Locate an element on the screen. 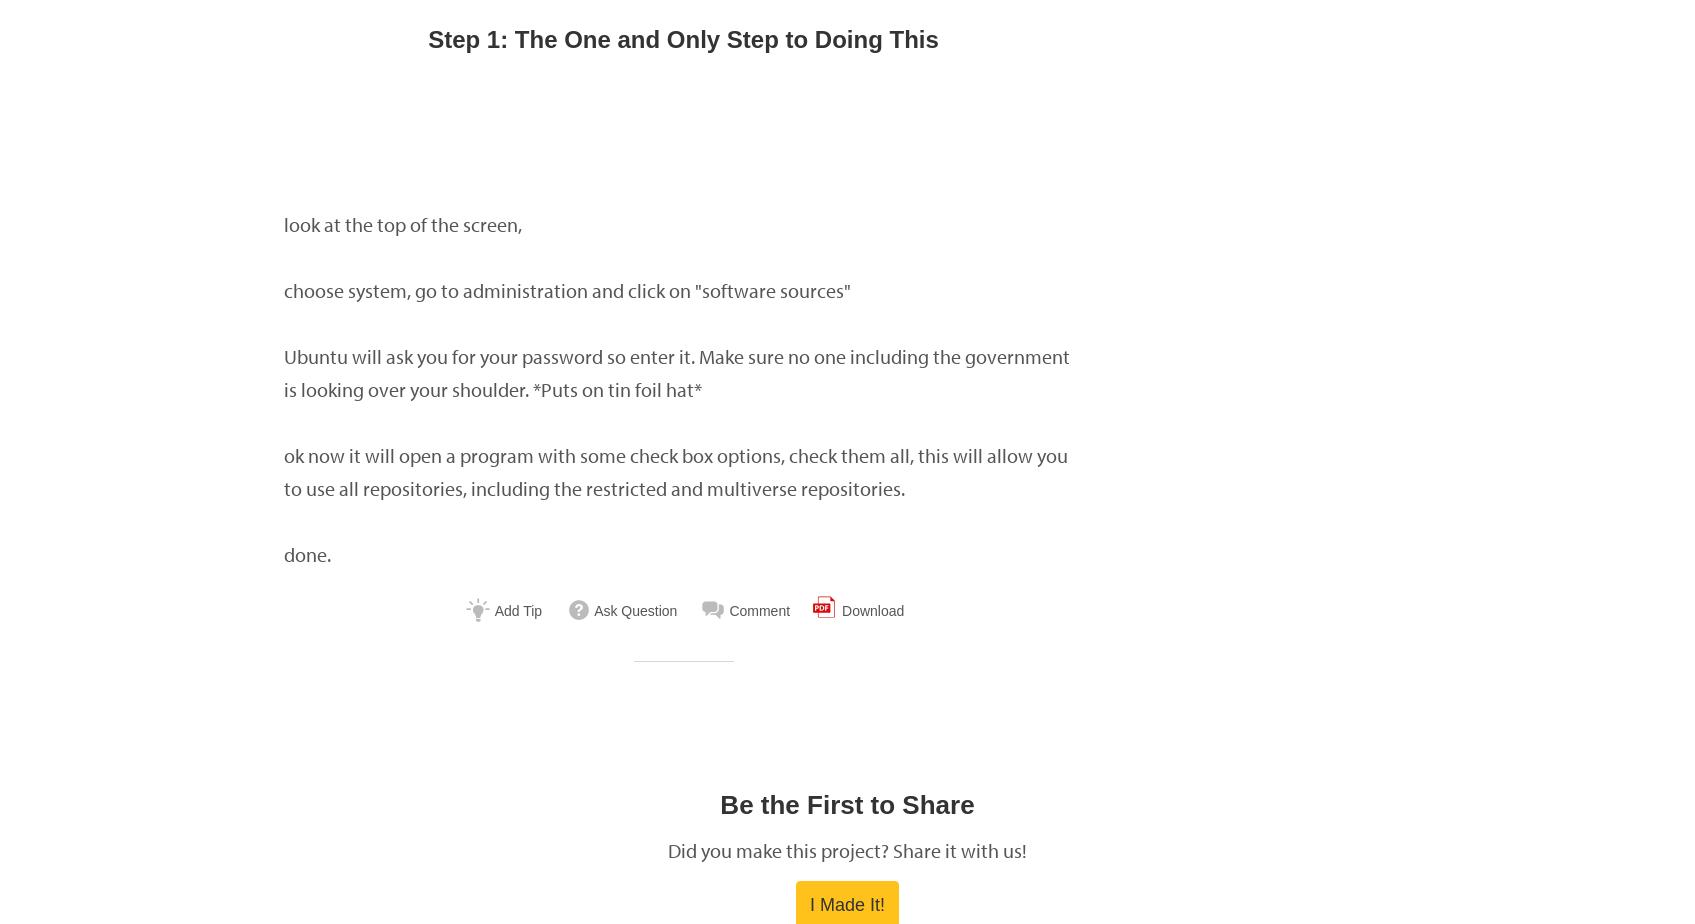  'Download' is located at coordinates (871, 611).